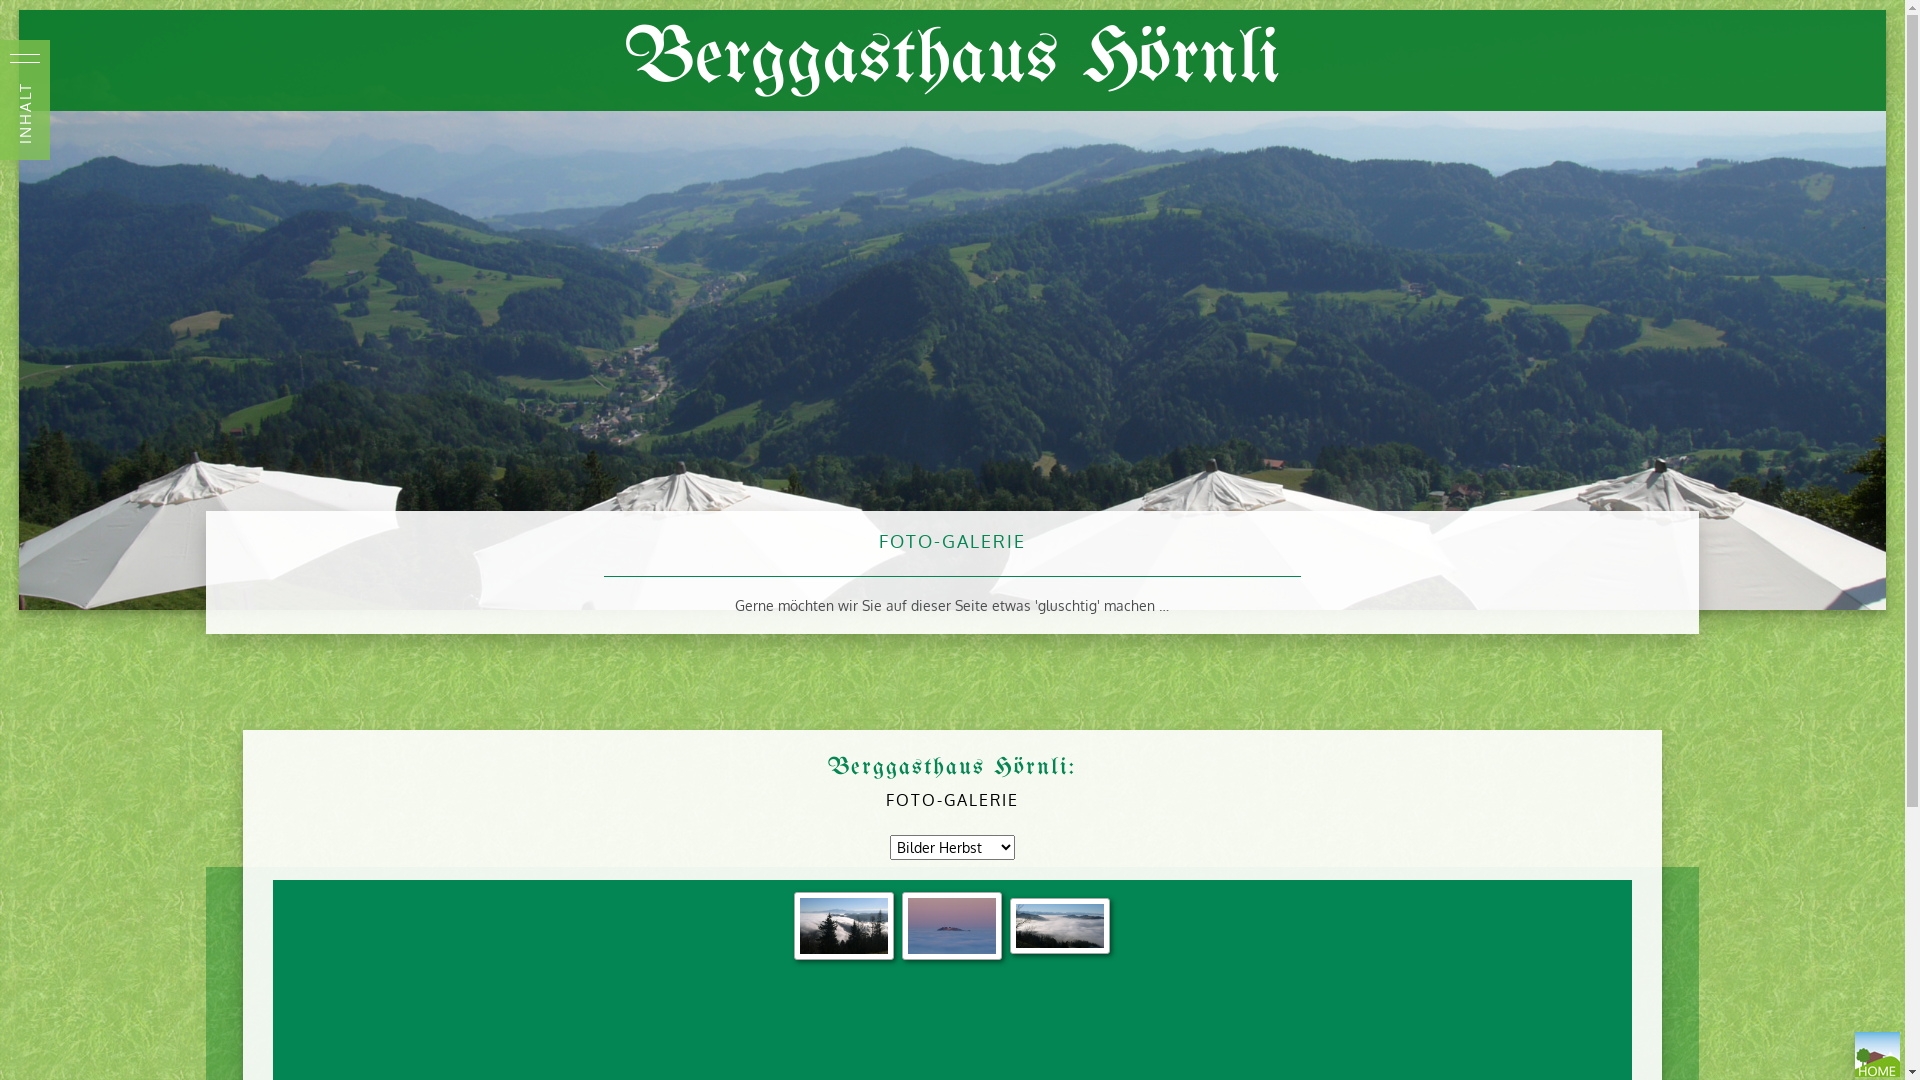 The width and height of the screenshot is (1920, 1080). I want to click on 'Bild gross ansehen', so click(950, 925).